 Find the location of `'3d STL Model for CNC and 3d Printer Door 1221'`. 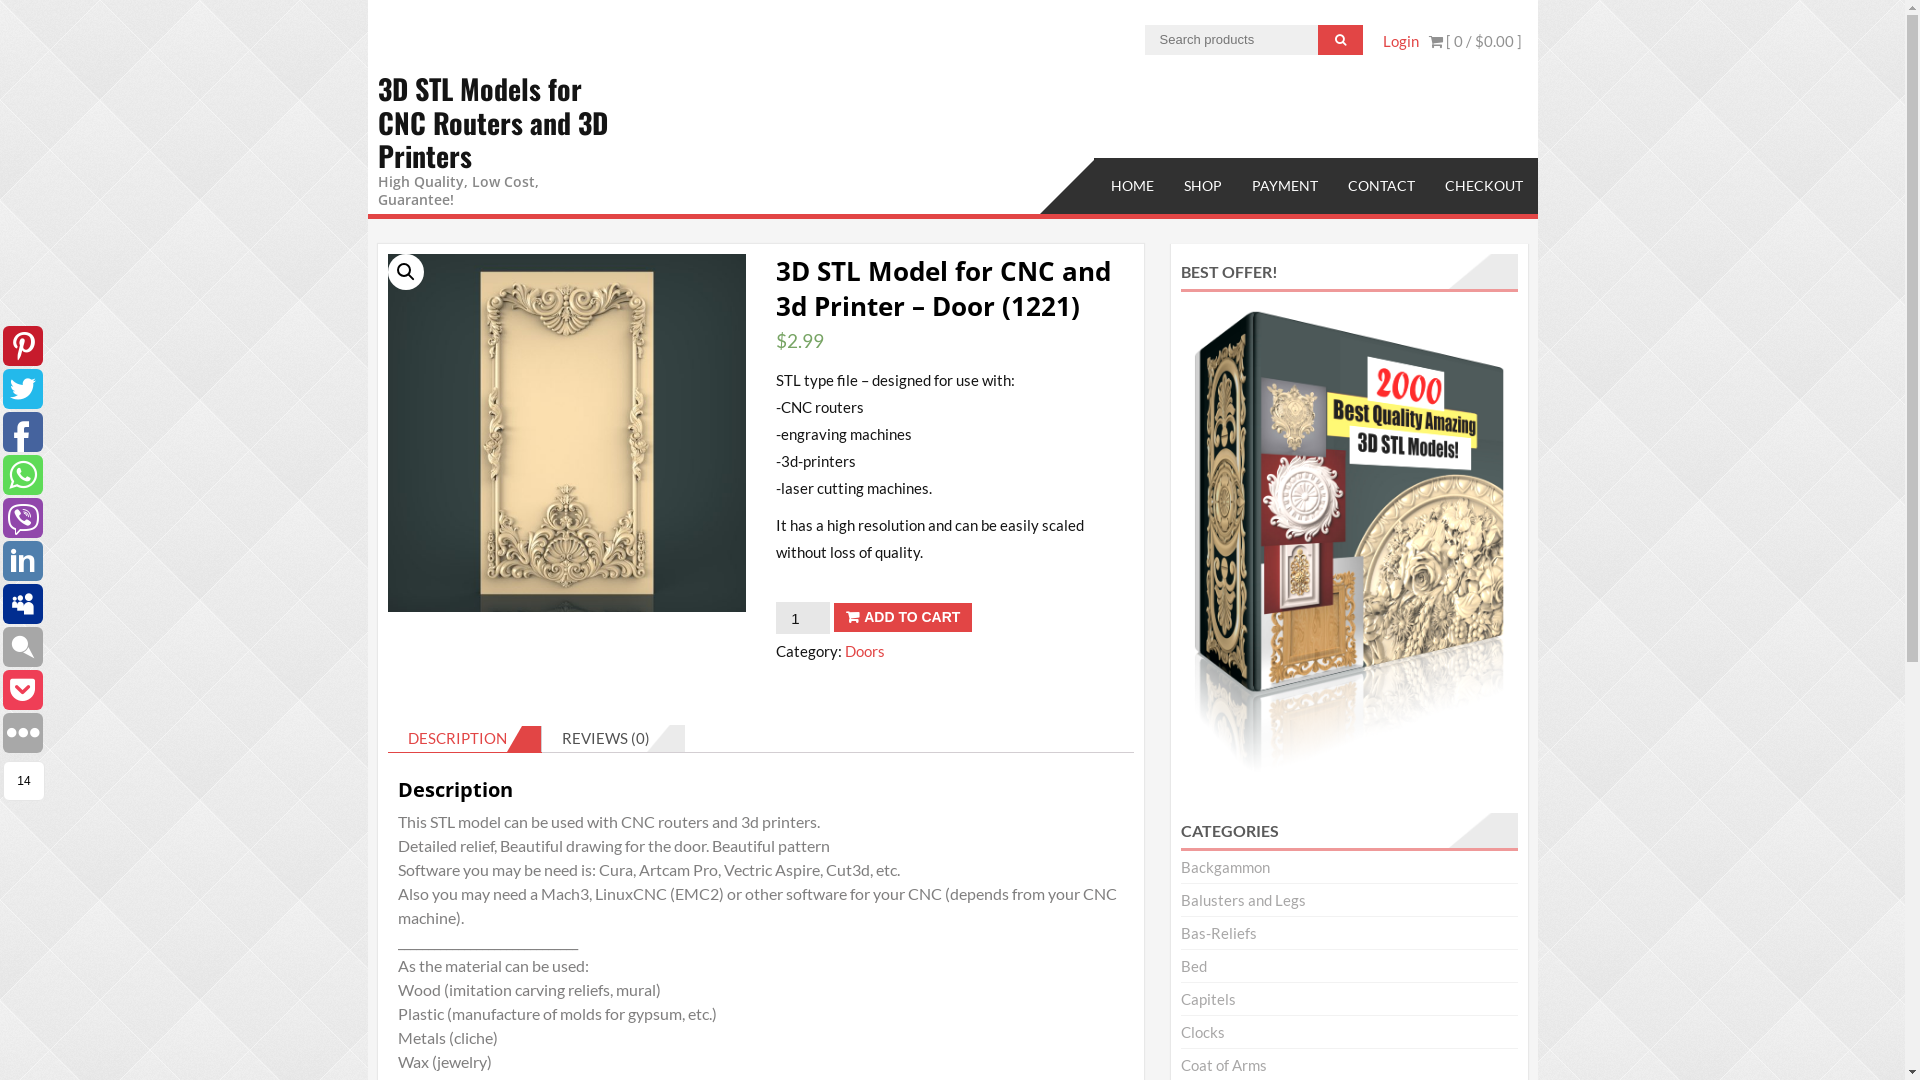

'3d STL Model for CNC and 3d Printer Door 1221' is located at coordinates (565, 431).